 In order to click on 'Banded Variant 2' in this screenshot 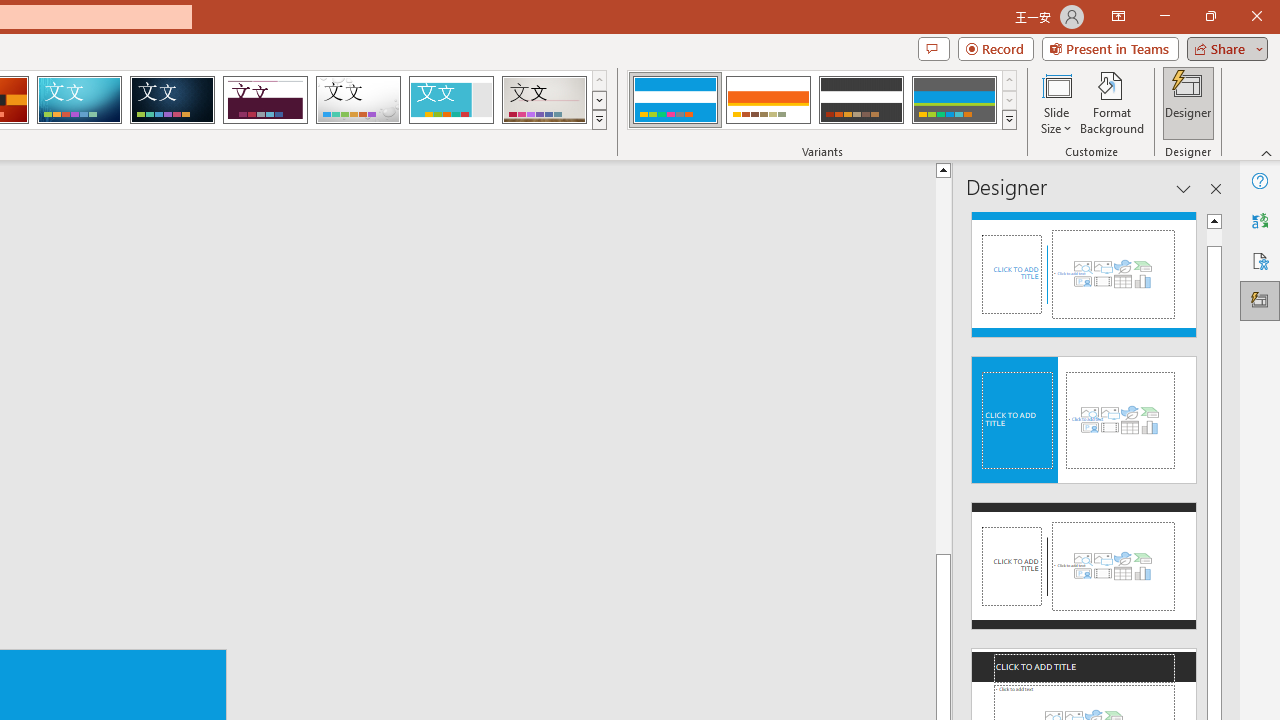, I will do `click(767, 100)`.